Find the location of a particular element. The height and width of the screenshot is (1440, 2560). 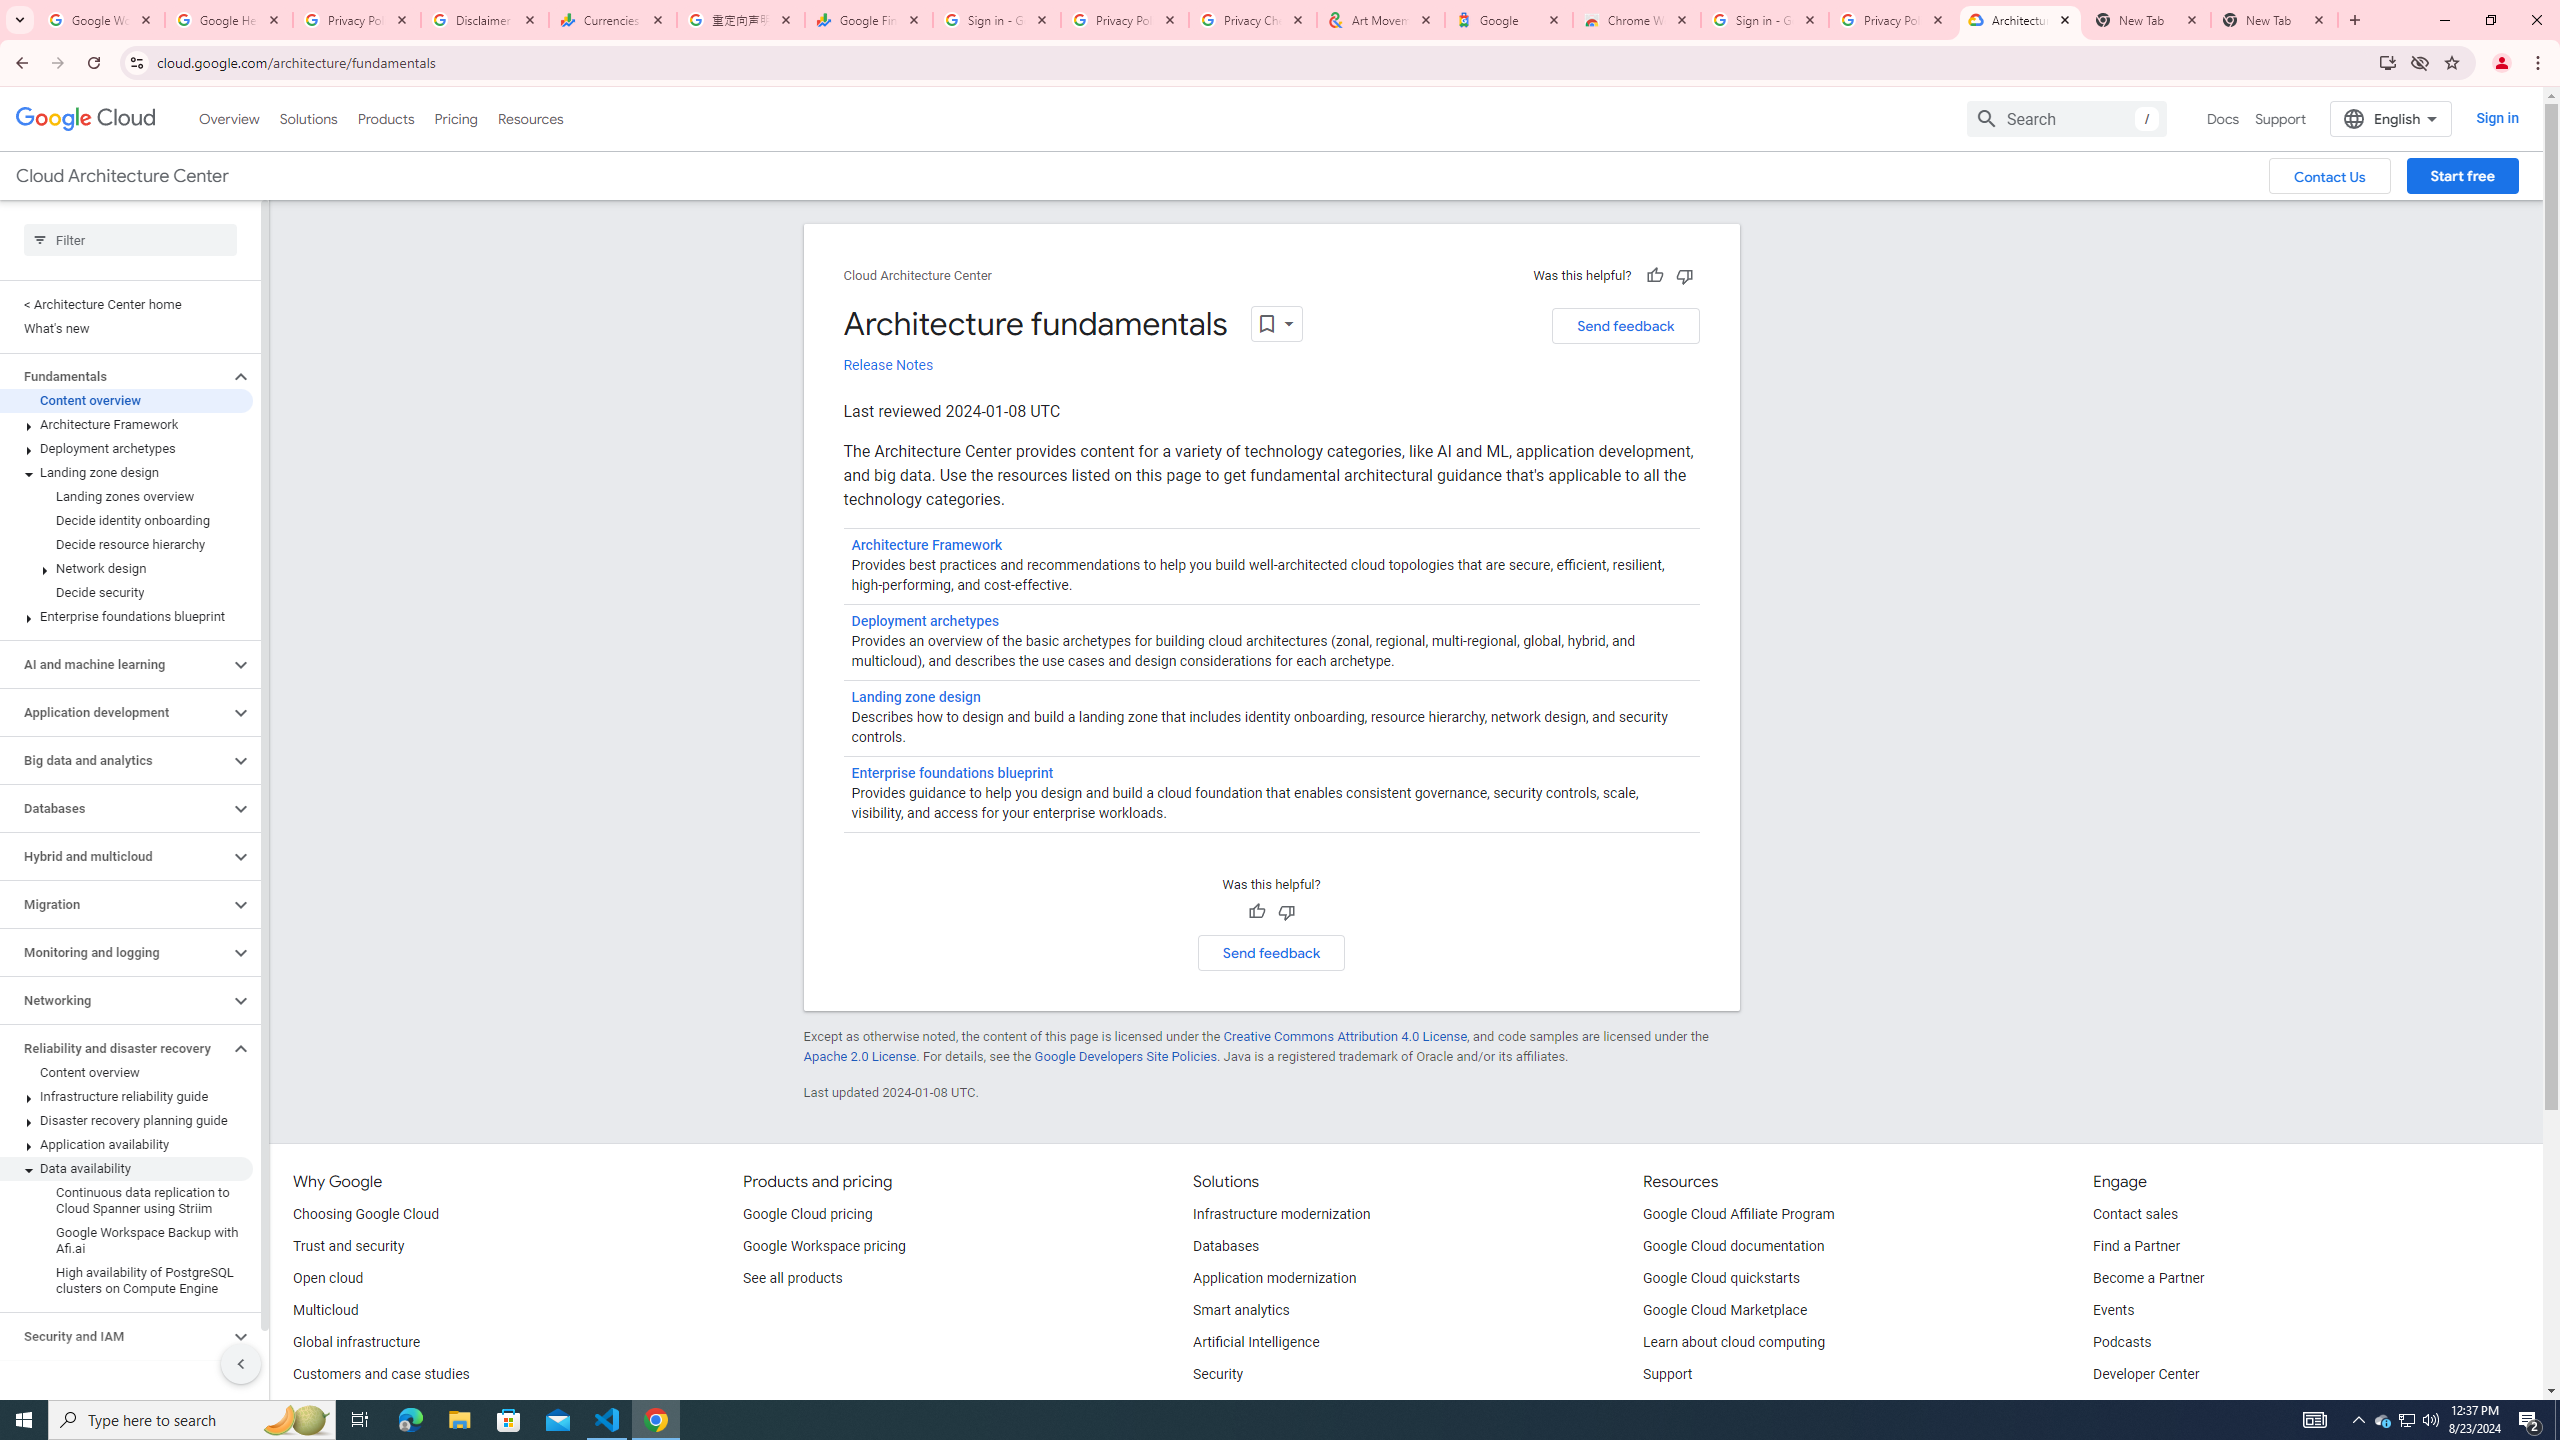

'Customers and case studies' is located at coordinates (380, 1374).